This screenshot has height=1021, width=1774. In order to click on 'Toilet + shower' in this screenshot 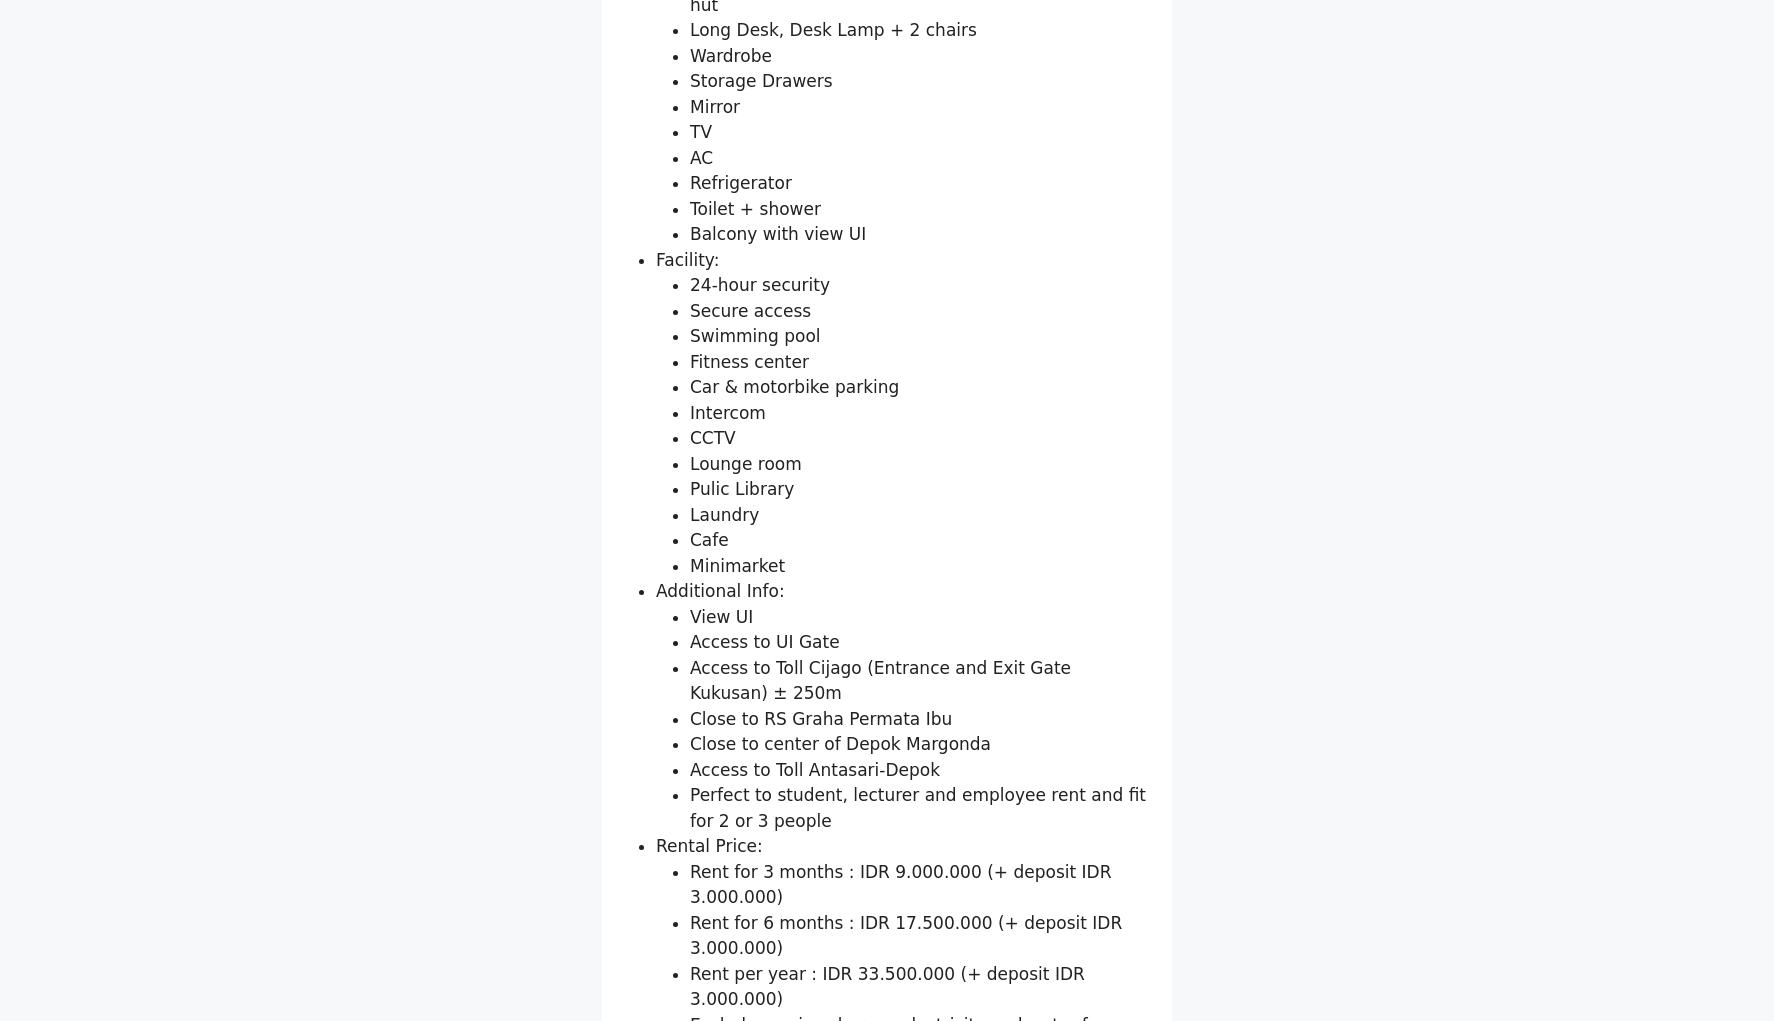, I will do `click(754, 441)`.